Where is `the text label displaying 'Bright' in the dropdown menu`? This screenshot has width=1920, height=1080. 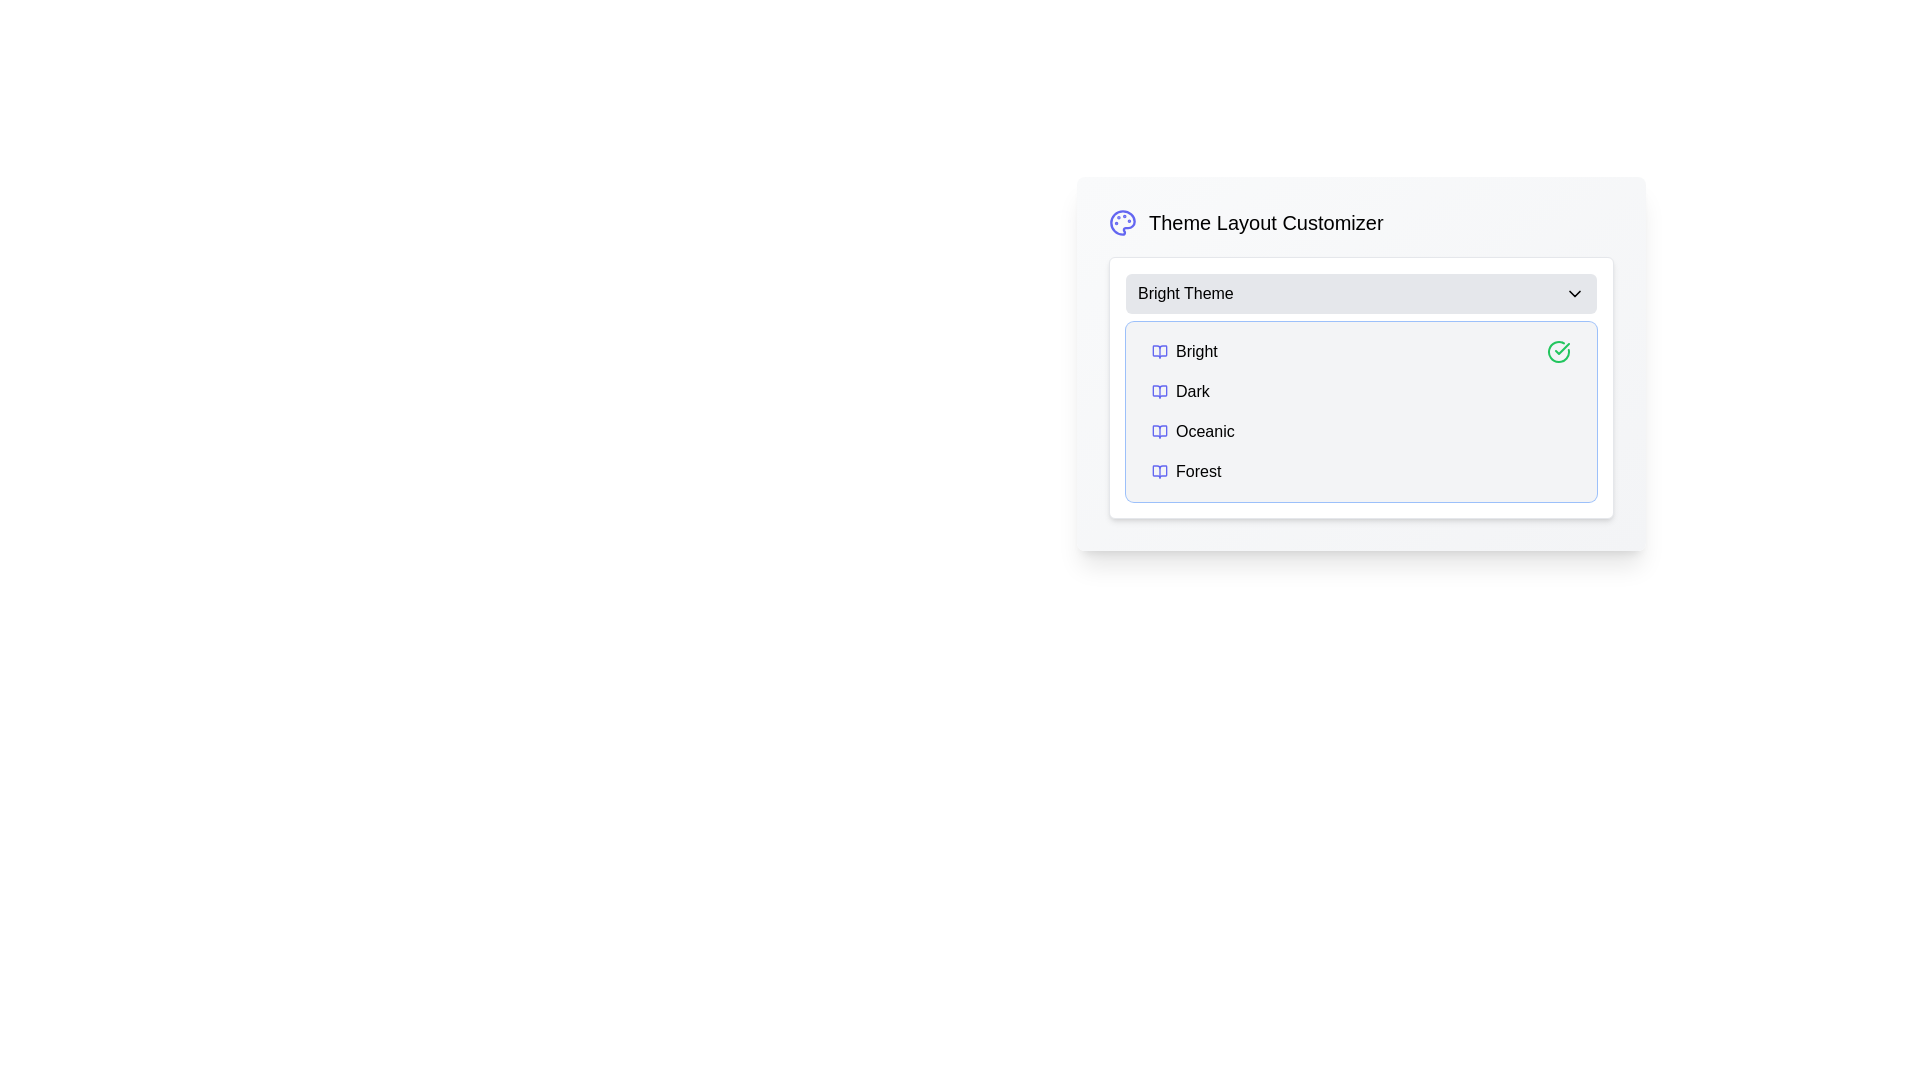
the text label displaying 'Bright' in the dropdown menu is located at coordinates (1196, 350).